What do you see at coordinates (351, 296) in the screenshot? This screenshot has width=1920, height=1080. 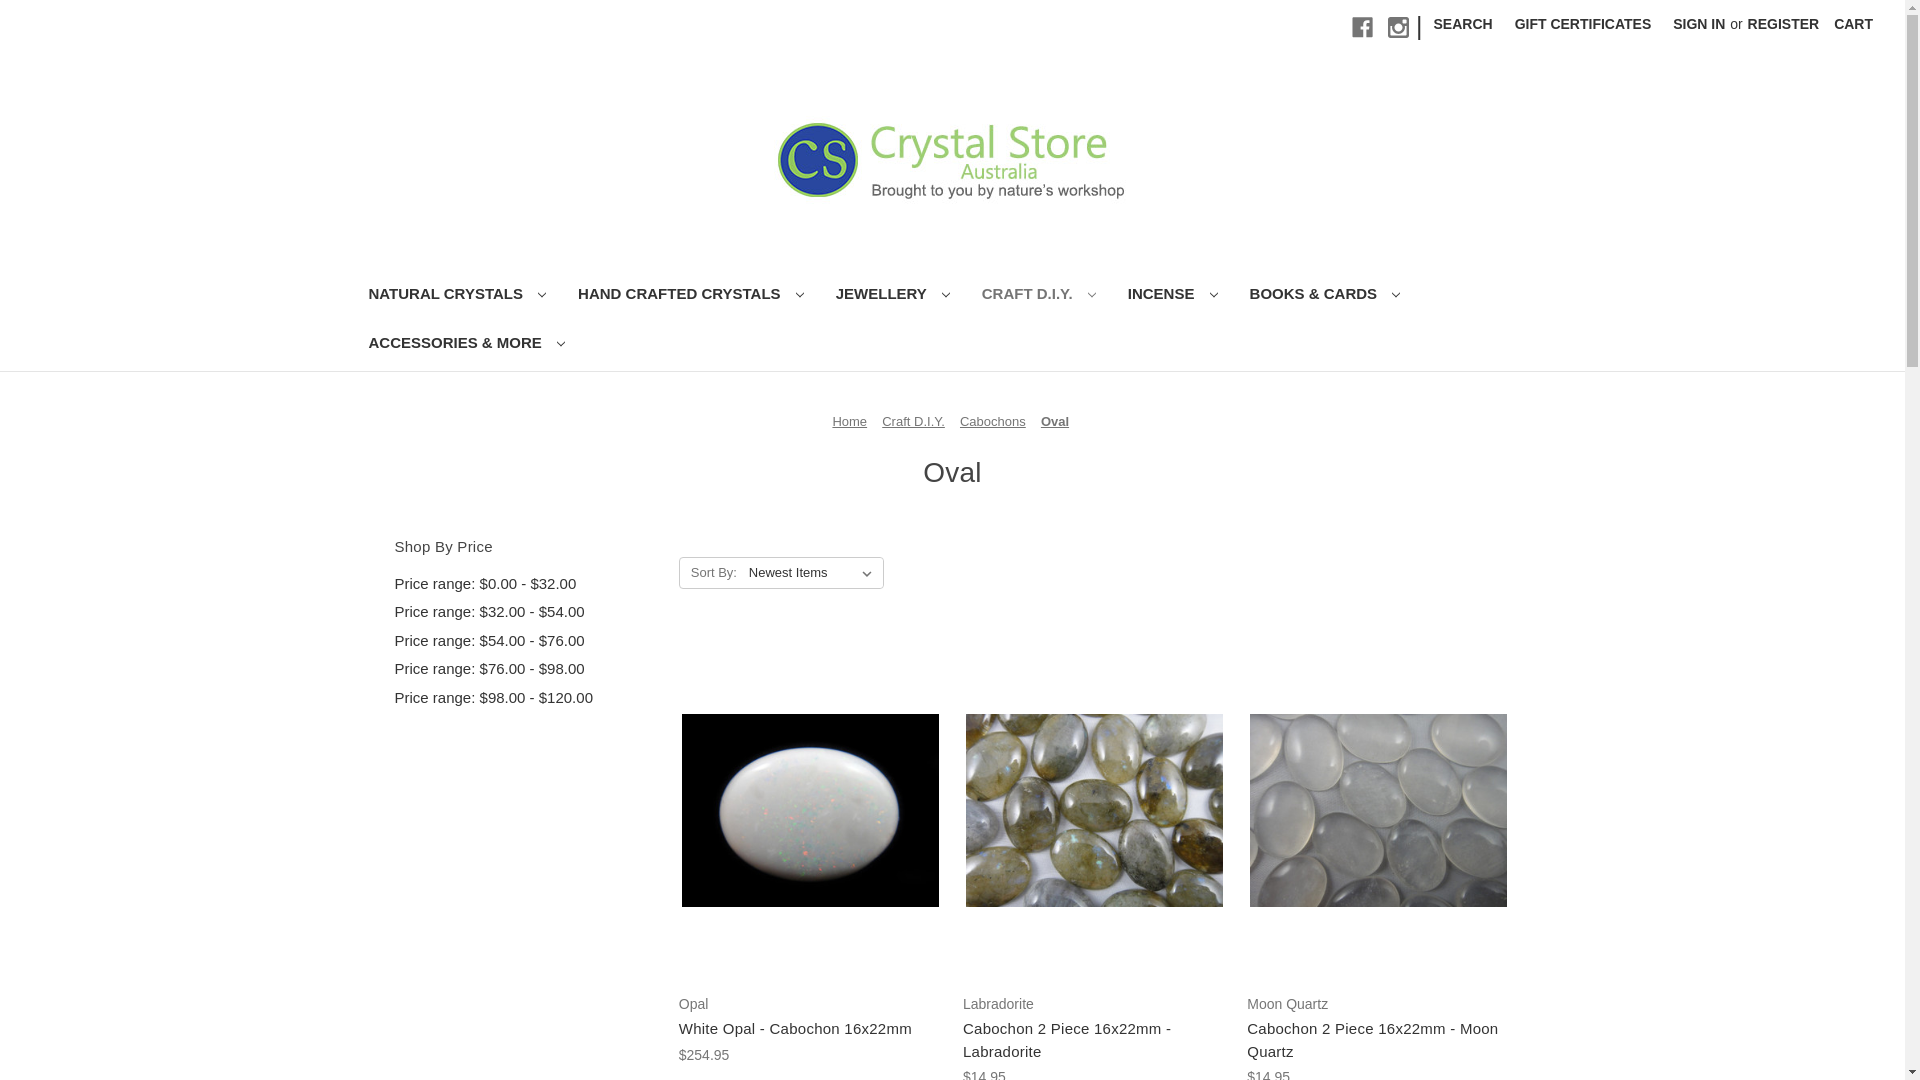 I see `'NATURAL CRYSTALS'` at bounding box center [351, 296].